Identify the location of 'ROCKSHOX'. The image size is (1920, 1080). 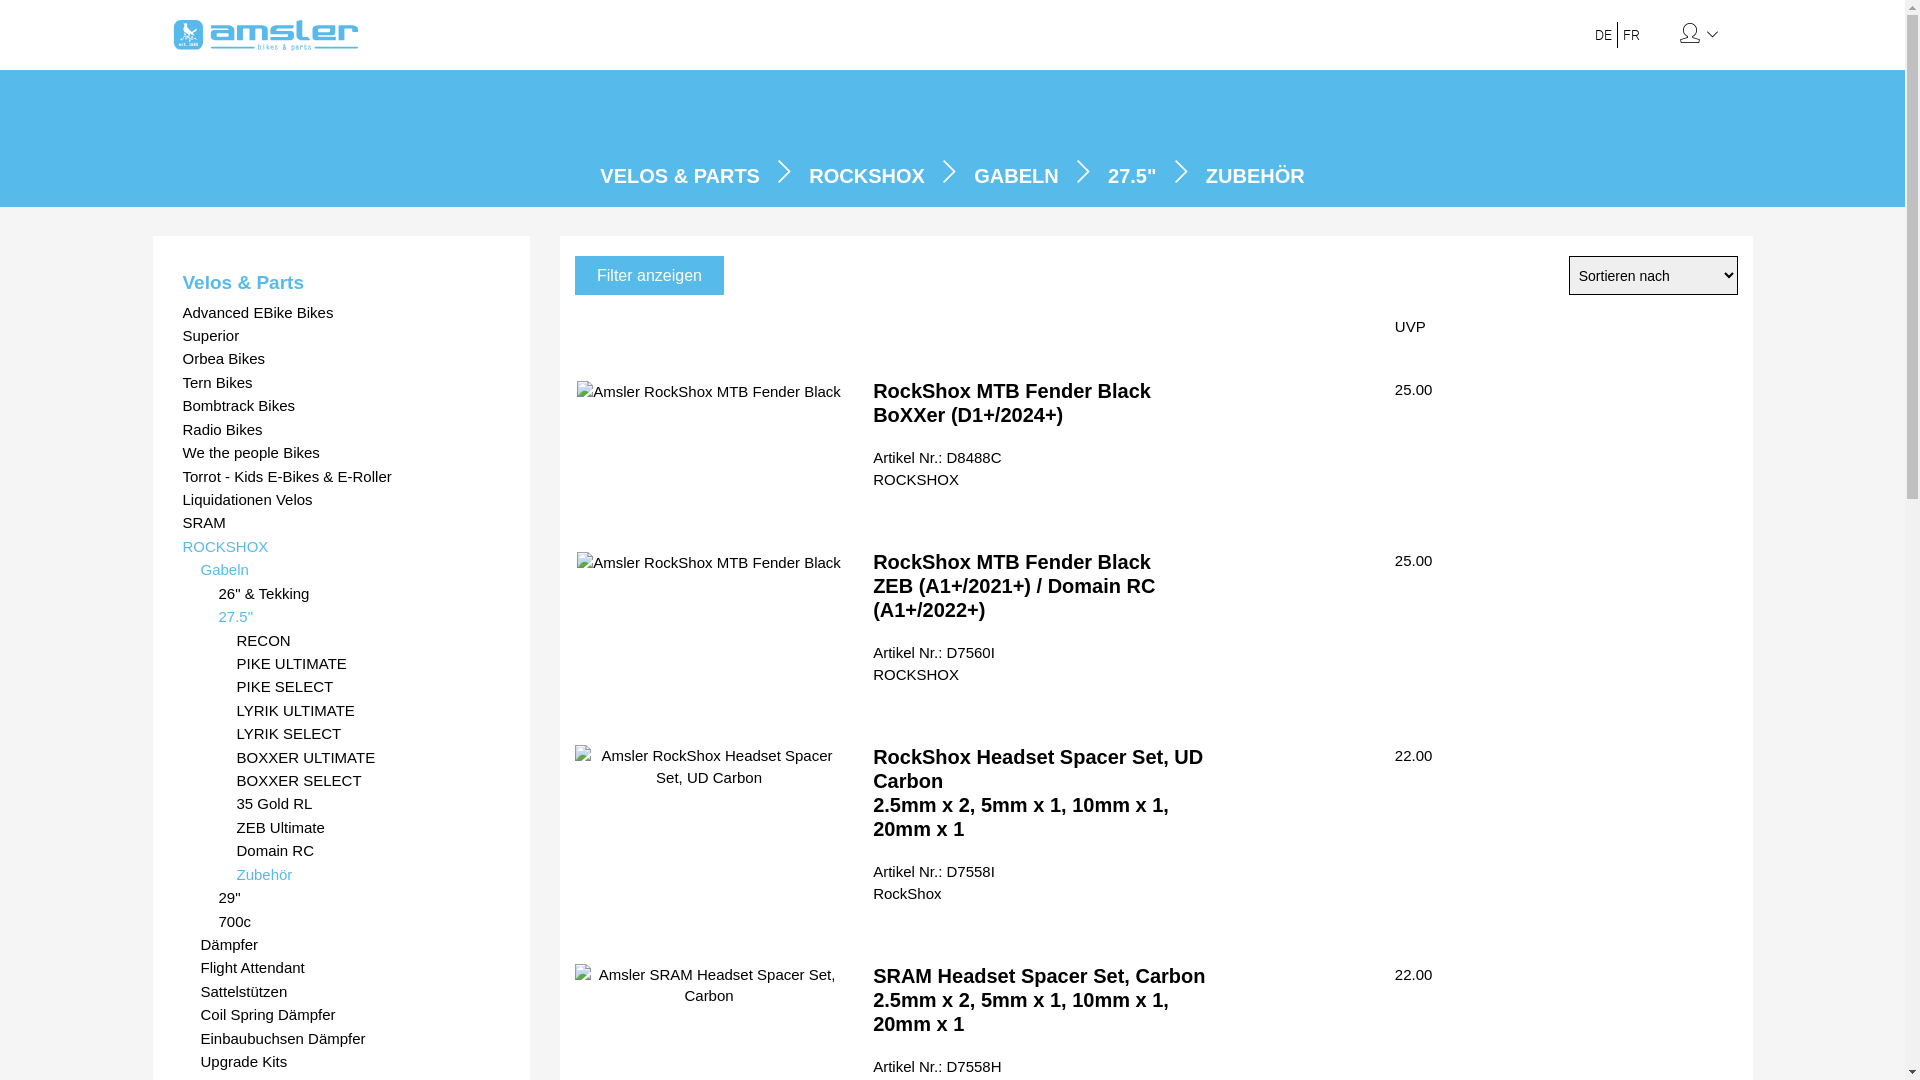
(809, 175).